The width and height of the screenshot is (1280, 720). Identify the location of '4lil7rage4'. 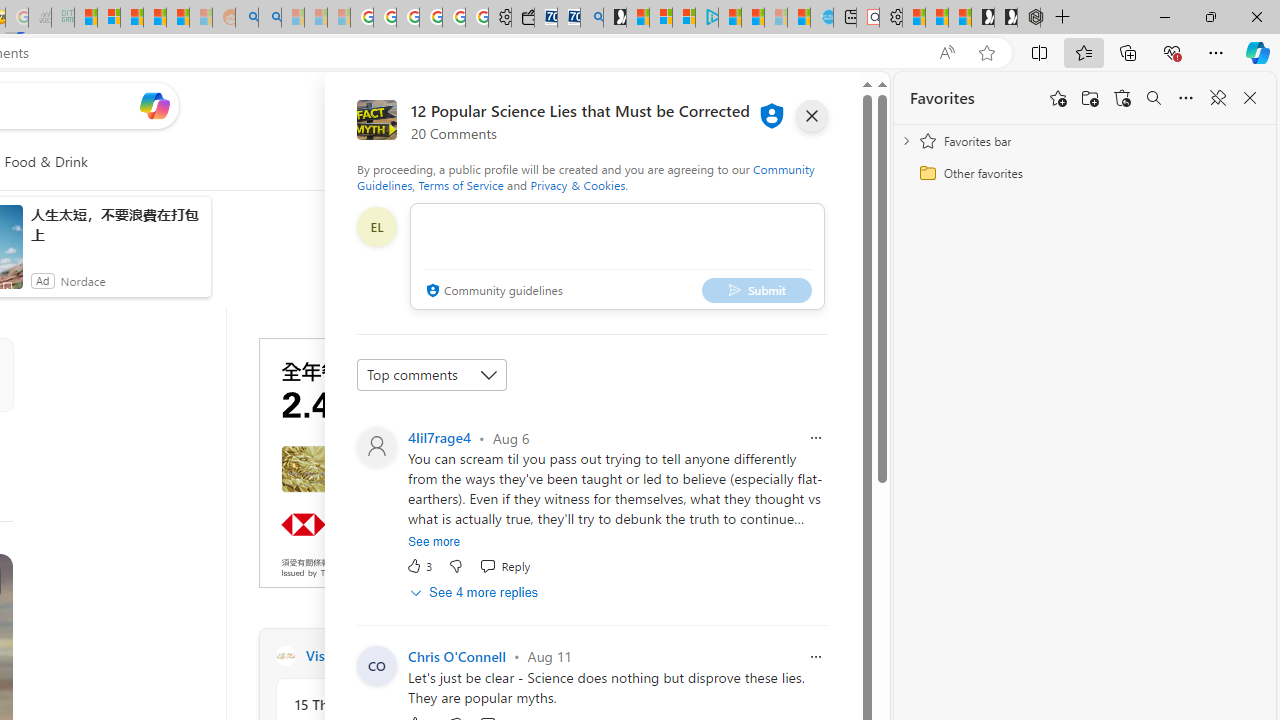
(438, 436).